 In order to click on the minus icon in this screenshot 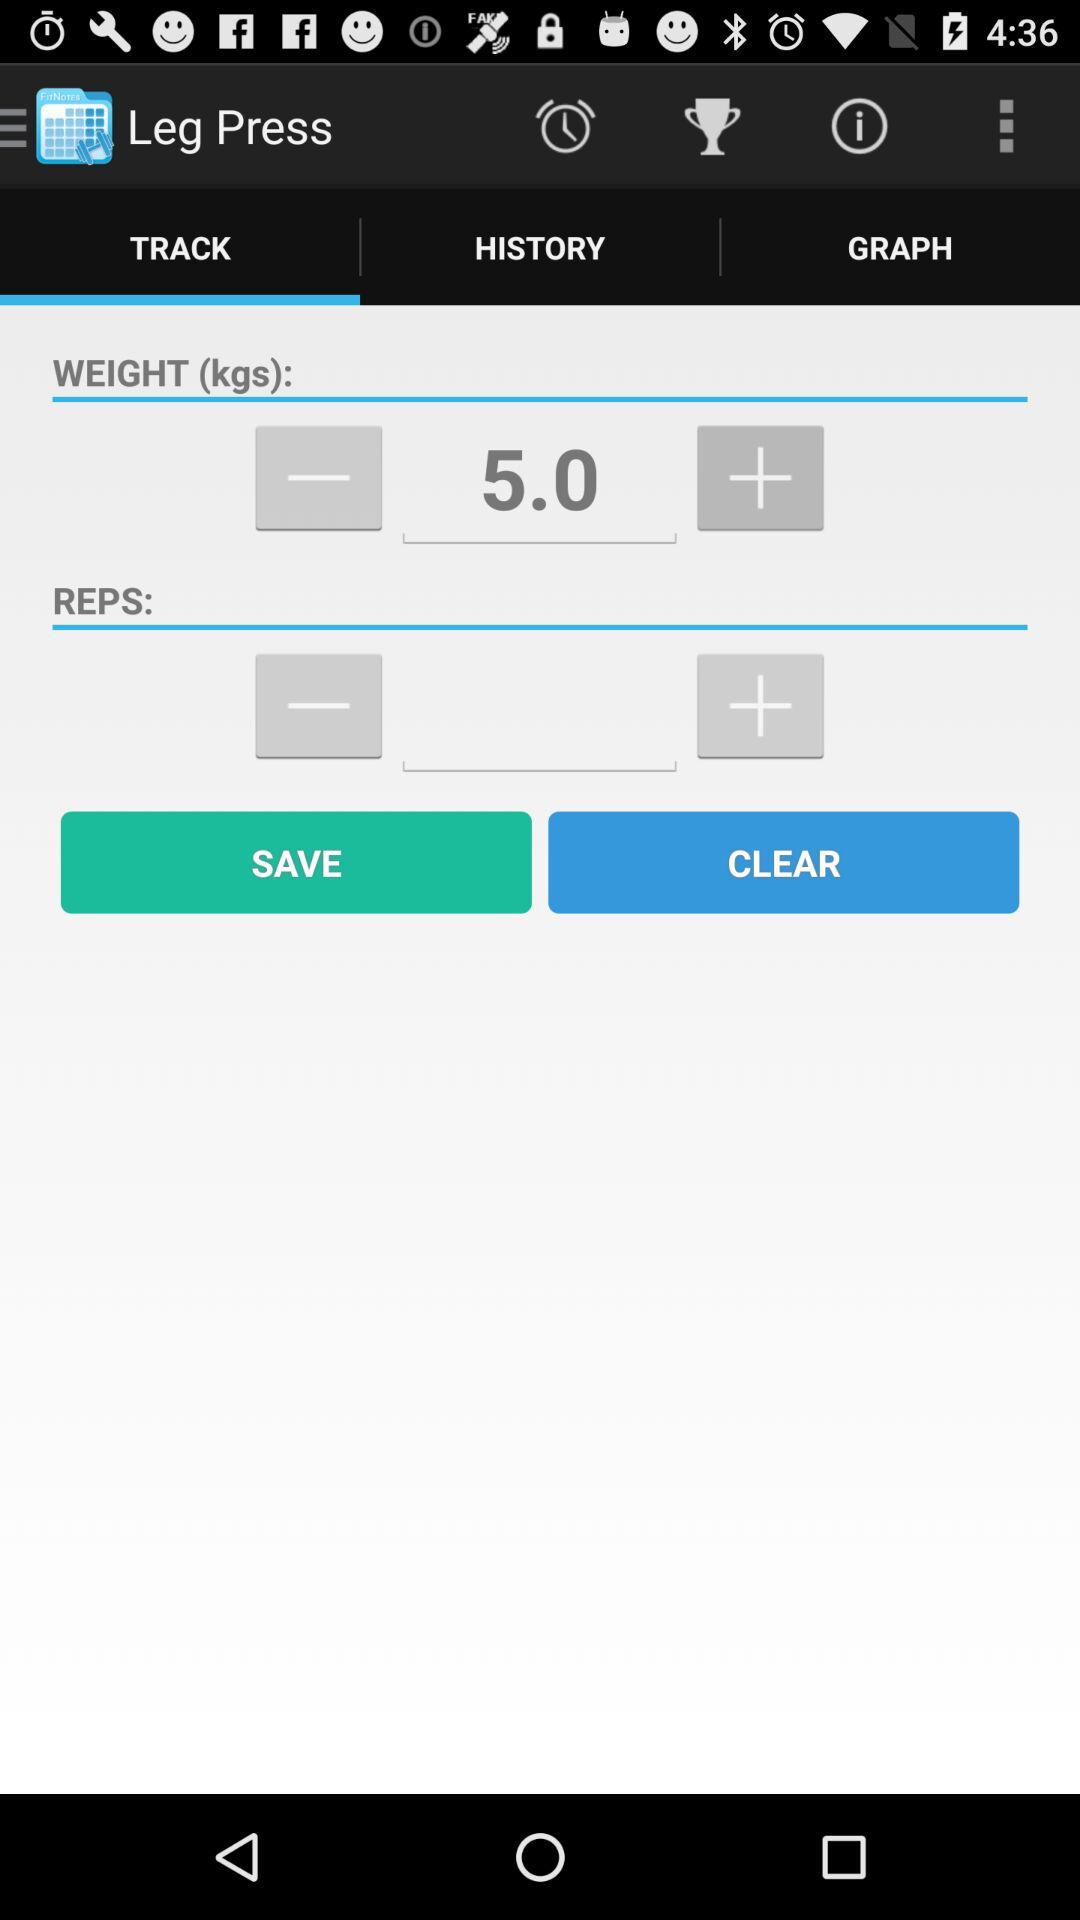, I will do `click(317, 511)`.